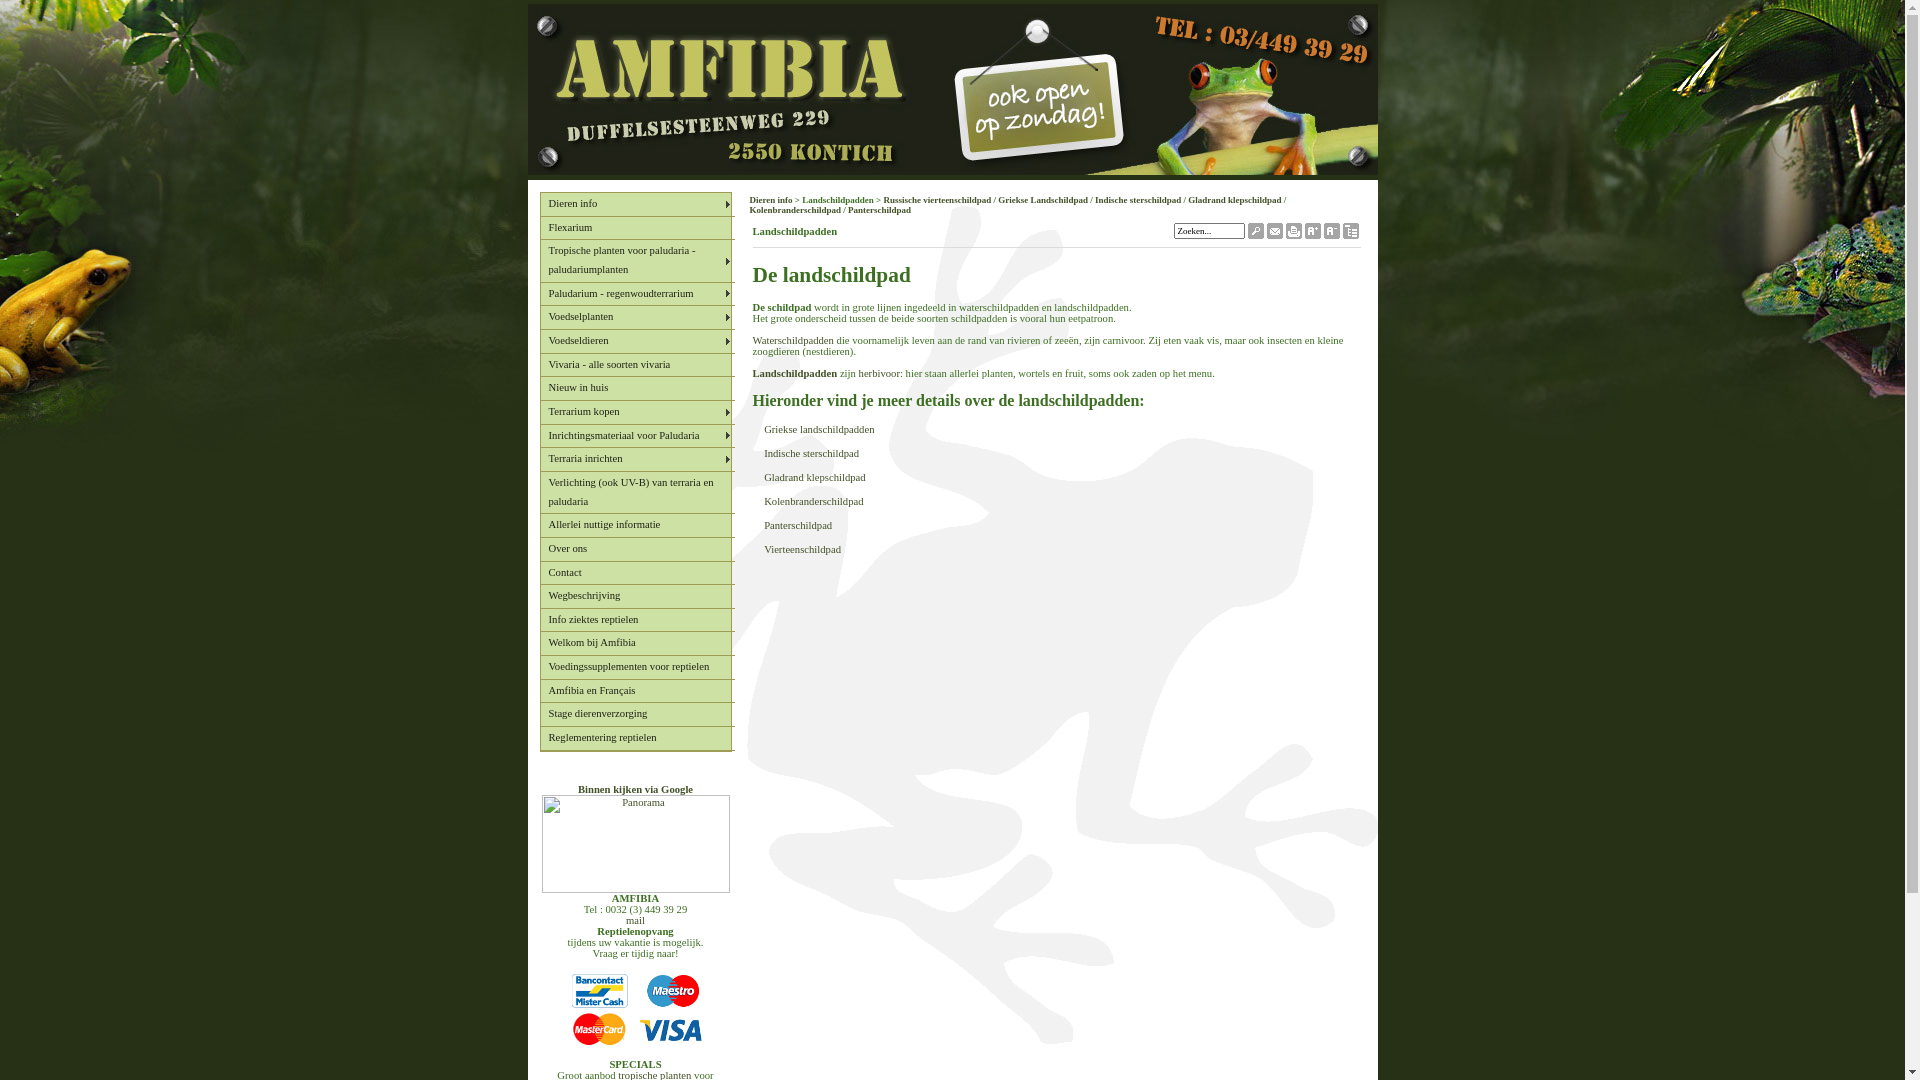  What do you see at coordinates (1272, 233) in the screenshot?
I see `'Verzend deze pagina naar uw email'` at bounding box center [1272, 233].